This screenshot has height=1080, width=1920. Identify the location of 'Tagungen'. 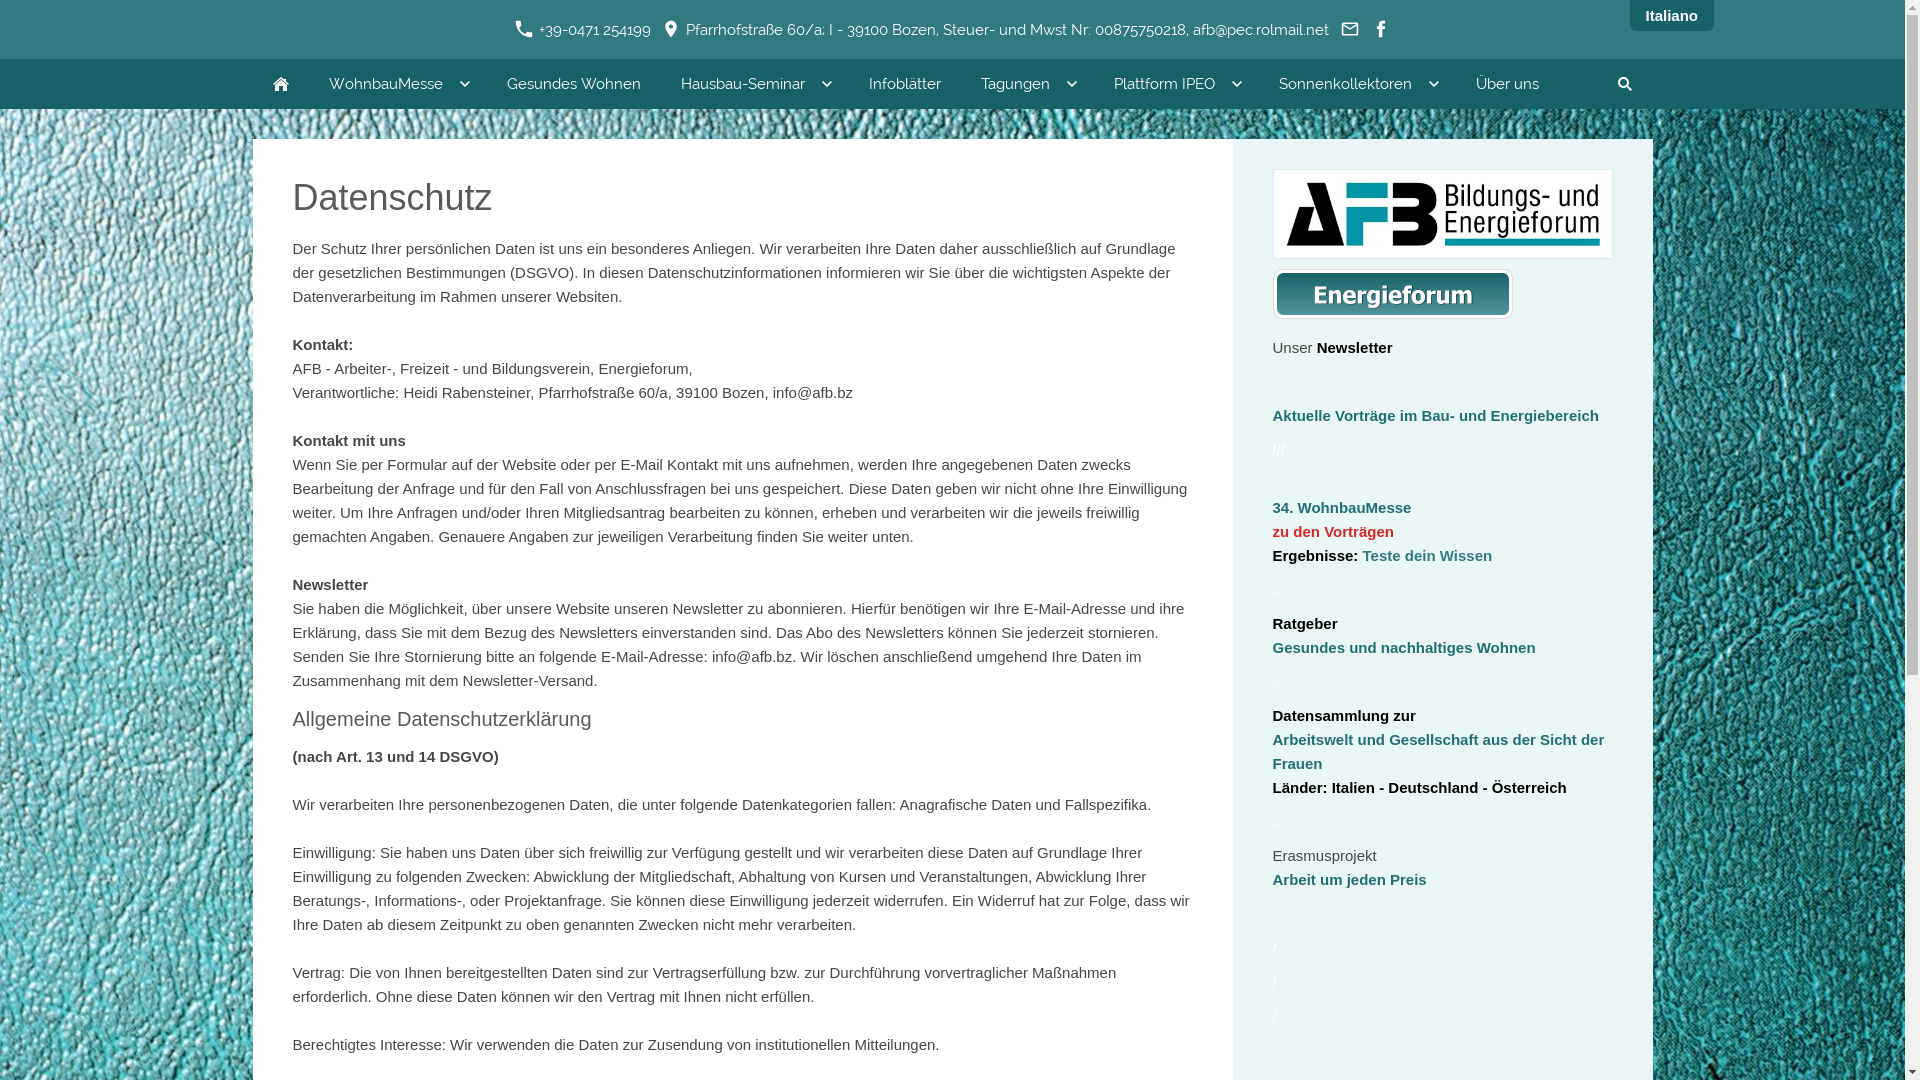
(1026, 83).